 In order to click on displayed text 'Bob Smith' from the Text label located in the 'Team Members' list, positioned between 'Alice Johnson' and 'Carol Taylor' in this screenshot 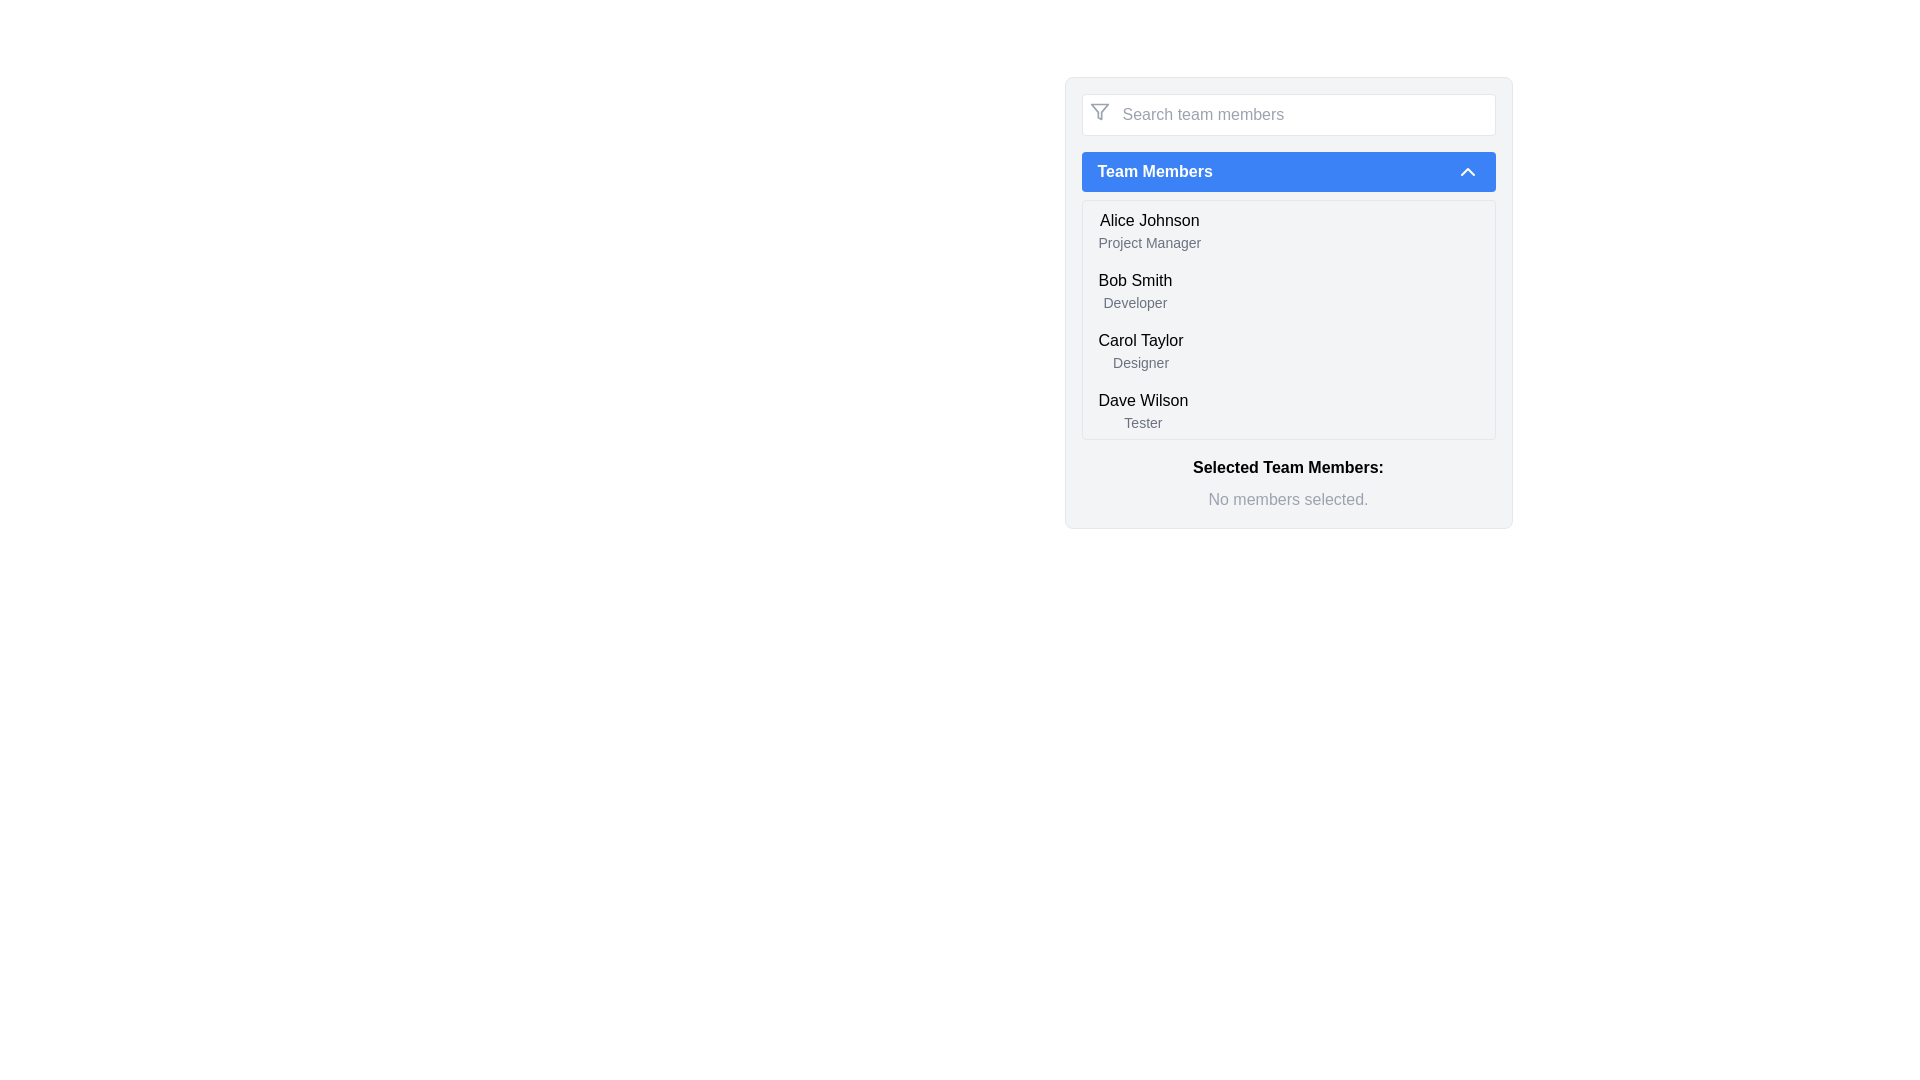, I will do `click(1135, 281)`.